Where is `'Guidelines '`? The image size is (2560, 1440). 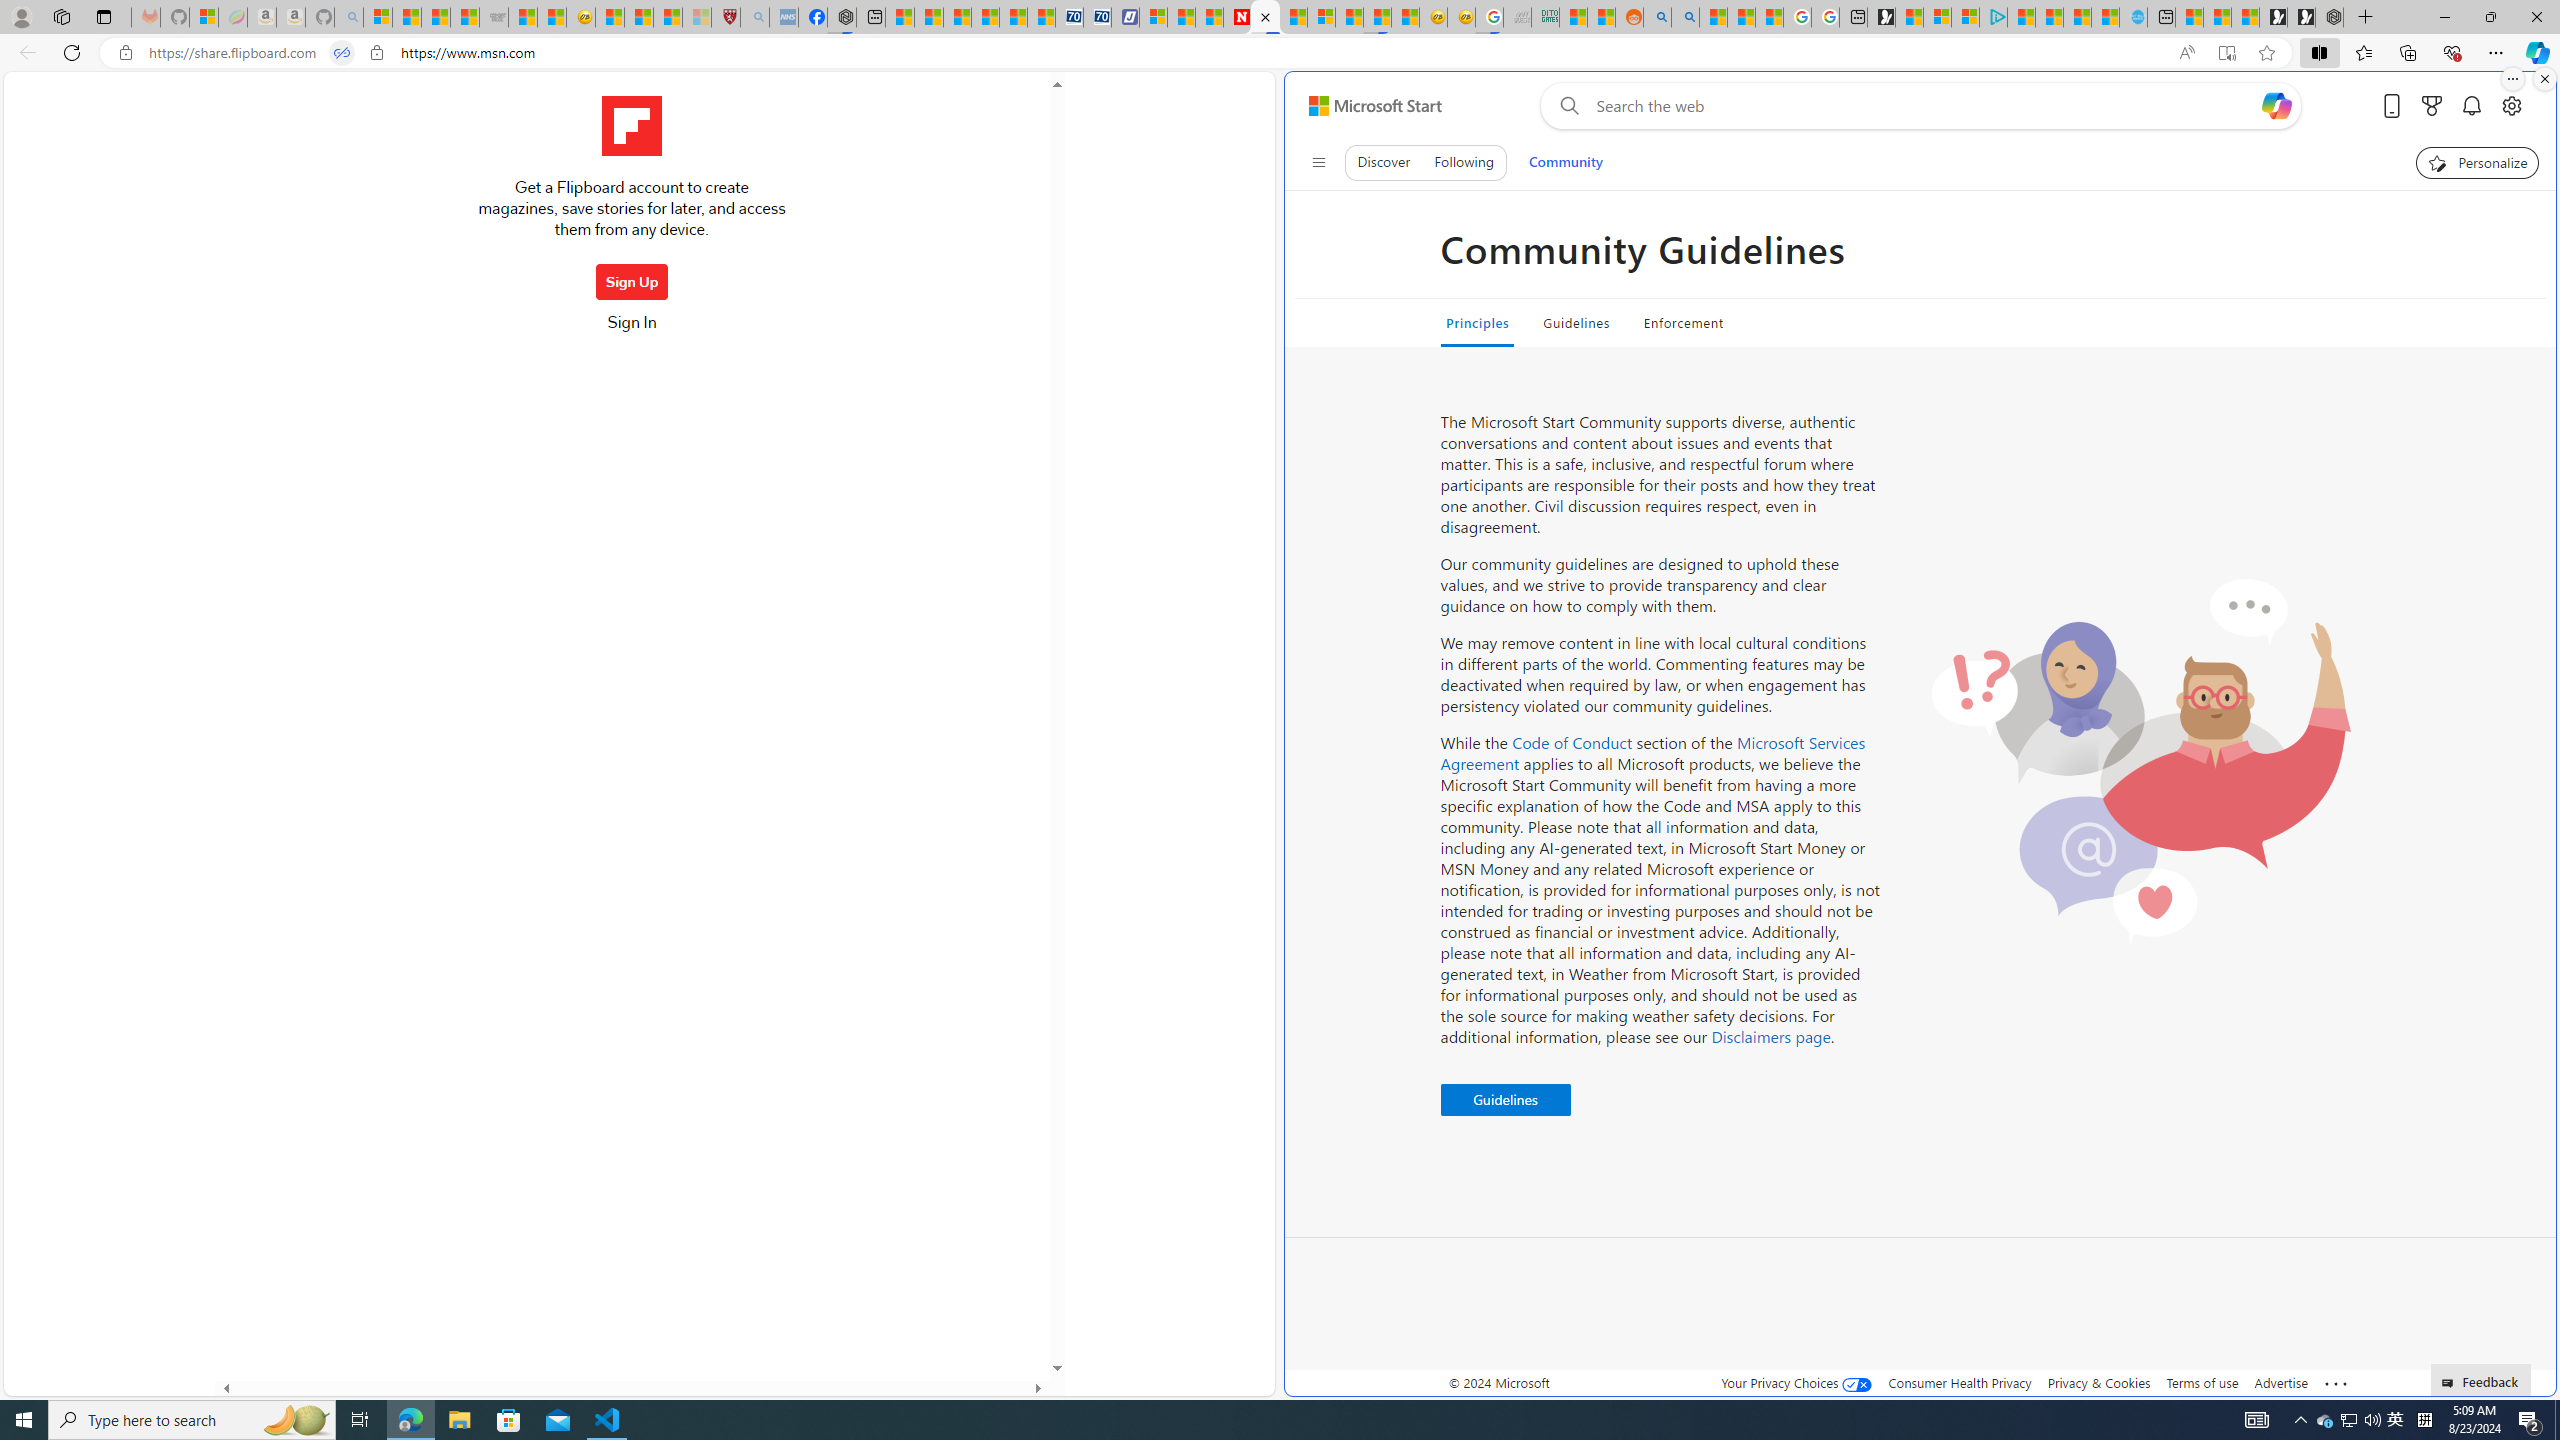
'Guidelines ' is located at coordinates (1504, 1099).